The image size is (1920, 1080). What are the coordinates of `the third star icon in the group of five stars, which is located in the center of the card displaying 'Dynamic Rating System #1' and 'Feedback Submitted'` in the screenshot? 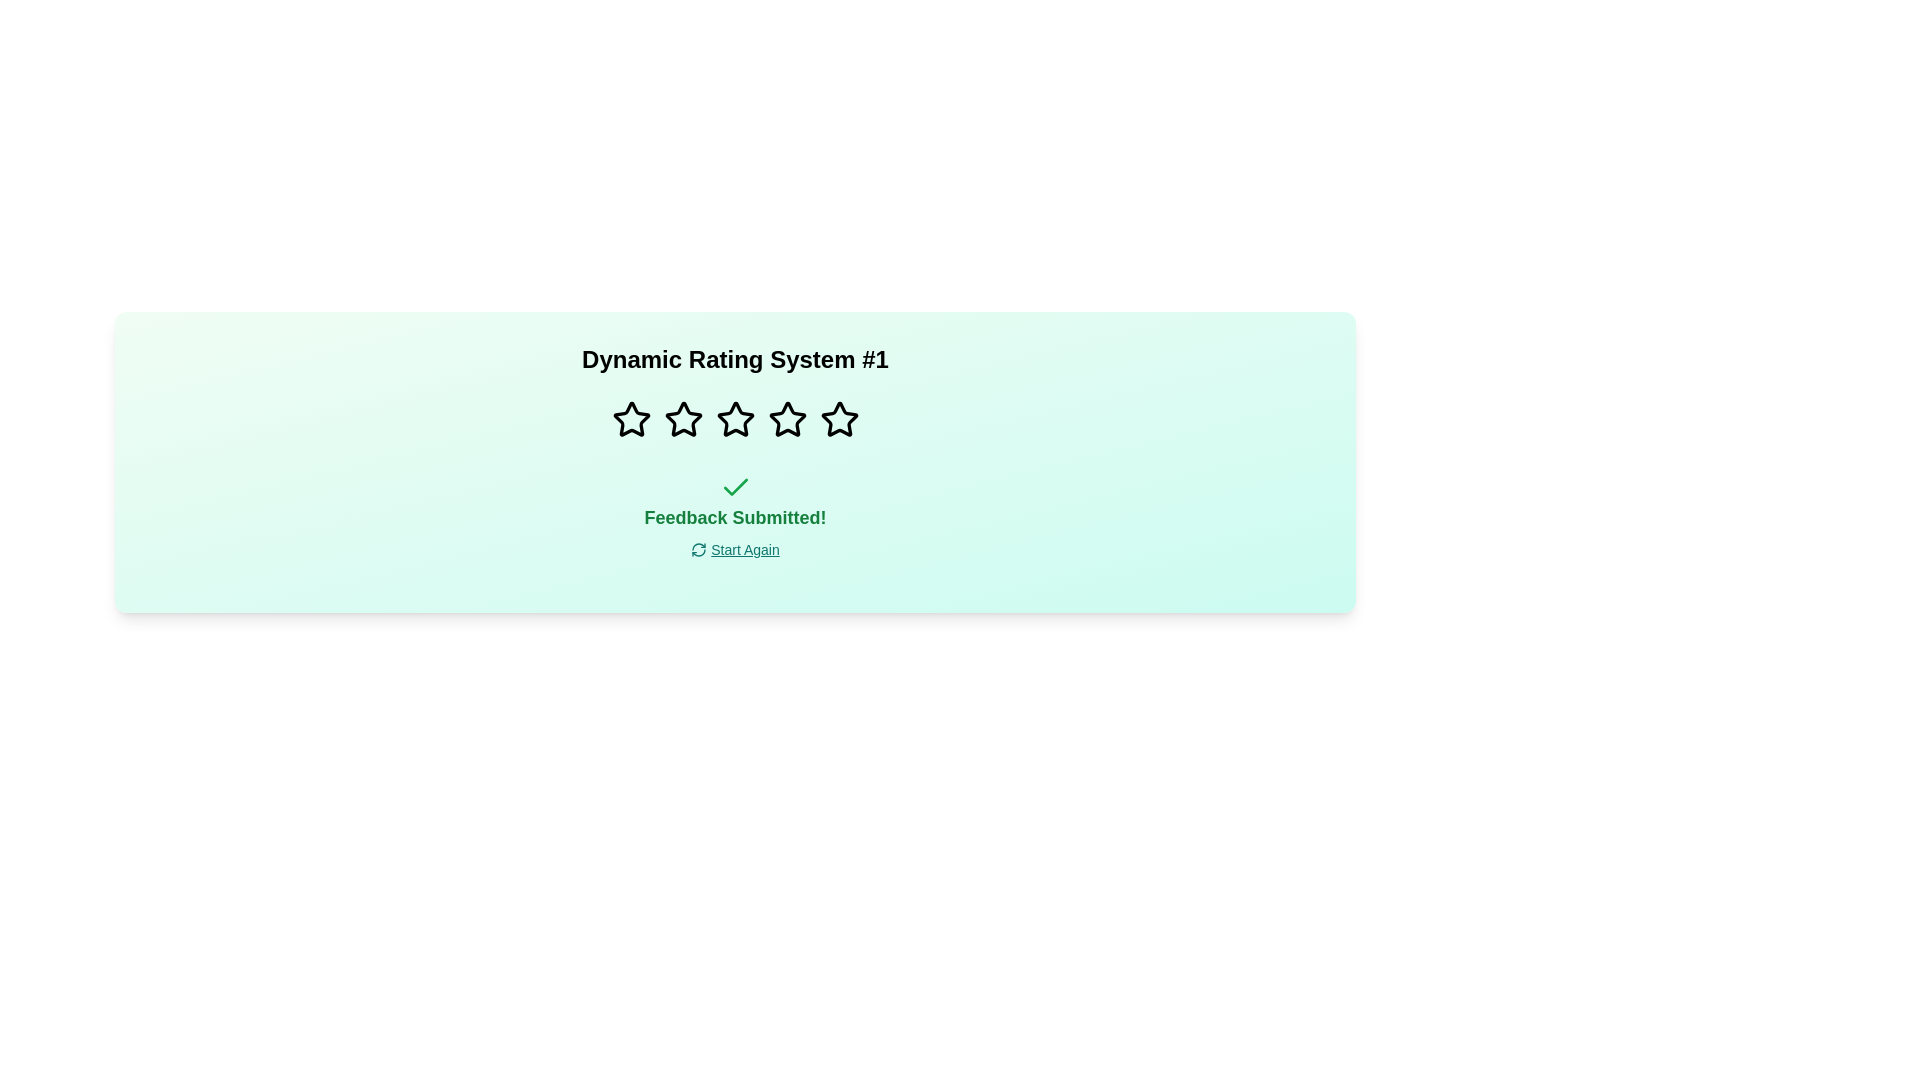 It's located at (734, 419).